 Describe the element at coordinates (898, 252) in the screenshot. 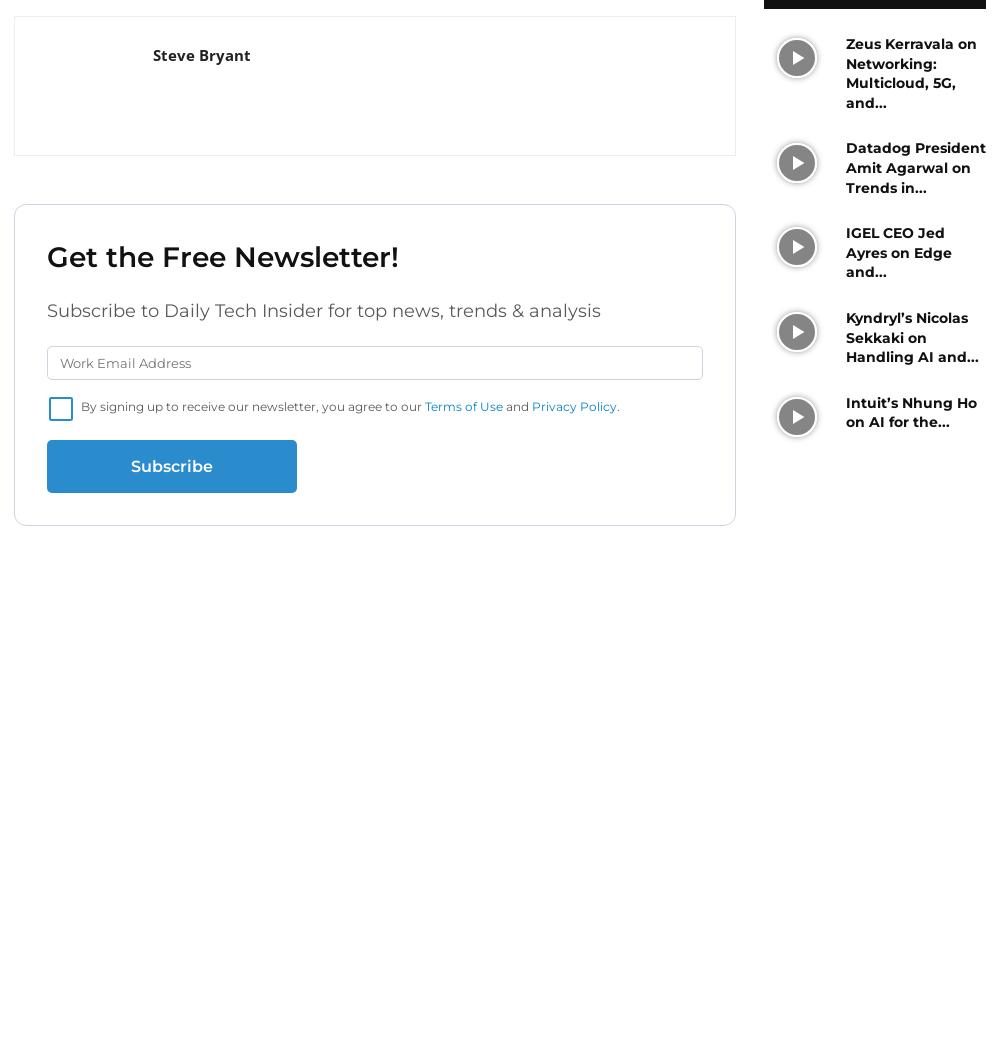

I see `'IGEL CEO Jed Ayres on Edge and...'` at that location.